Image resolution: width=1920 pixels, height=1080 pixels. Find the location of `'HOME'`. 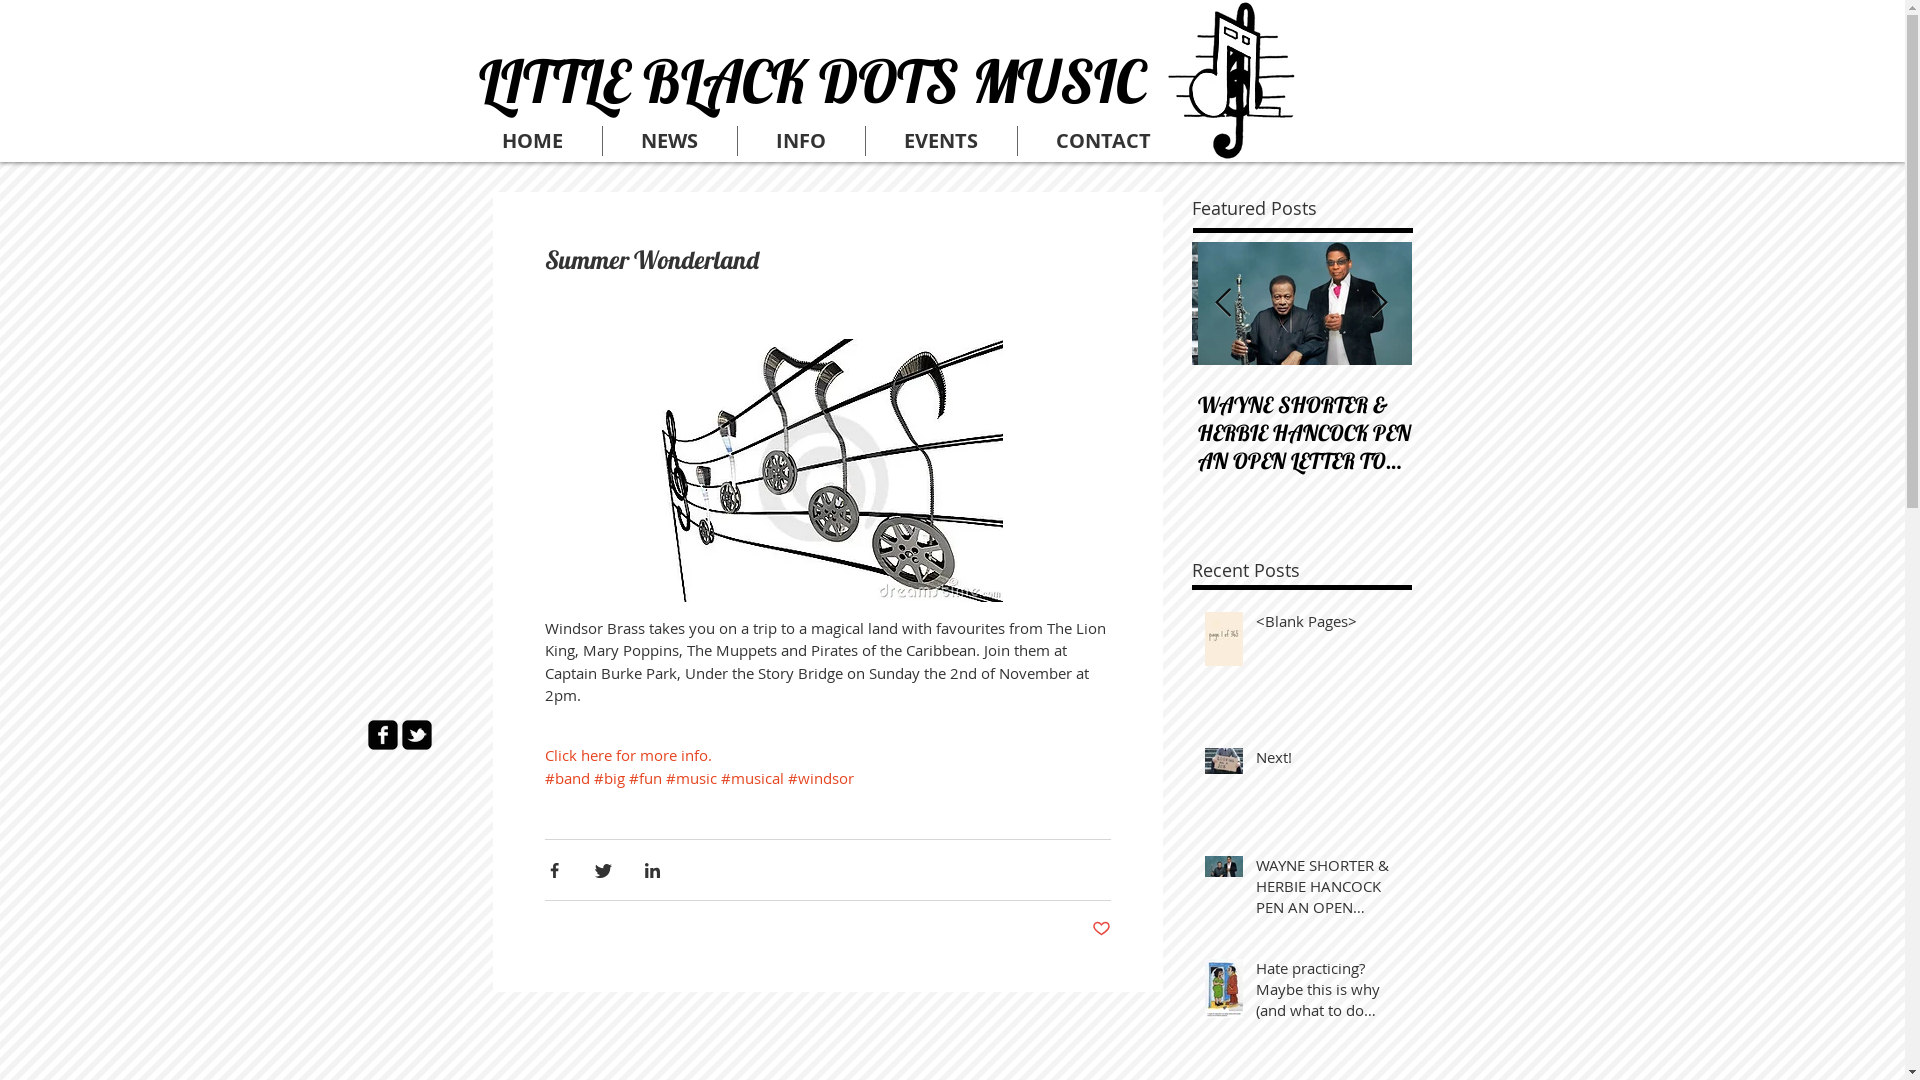

'HOME' is located at coordinates (532, 140).